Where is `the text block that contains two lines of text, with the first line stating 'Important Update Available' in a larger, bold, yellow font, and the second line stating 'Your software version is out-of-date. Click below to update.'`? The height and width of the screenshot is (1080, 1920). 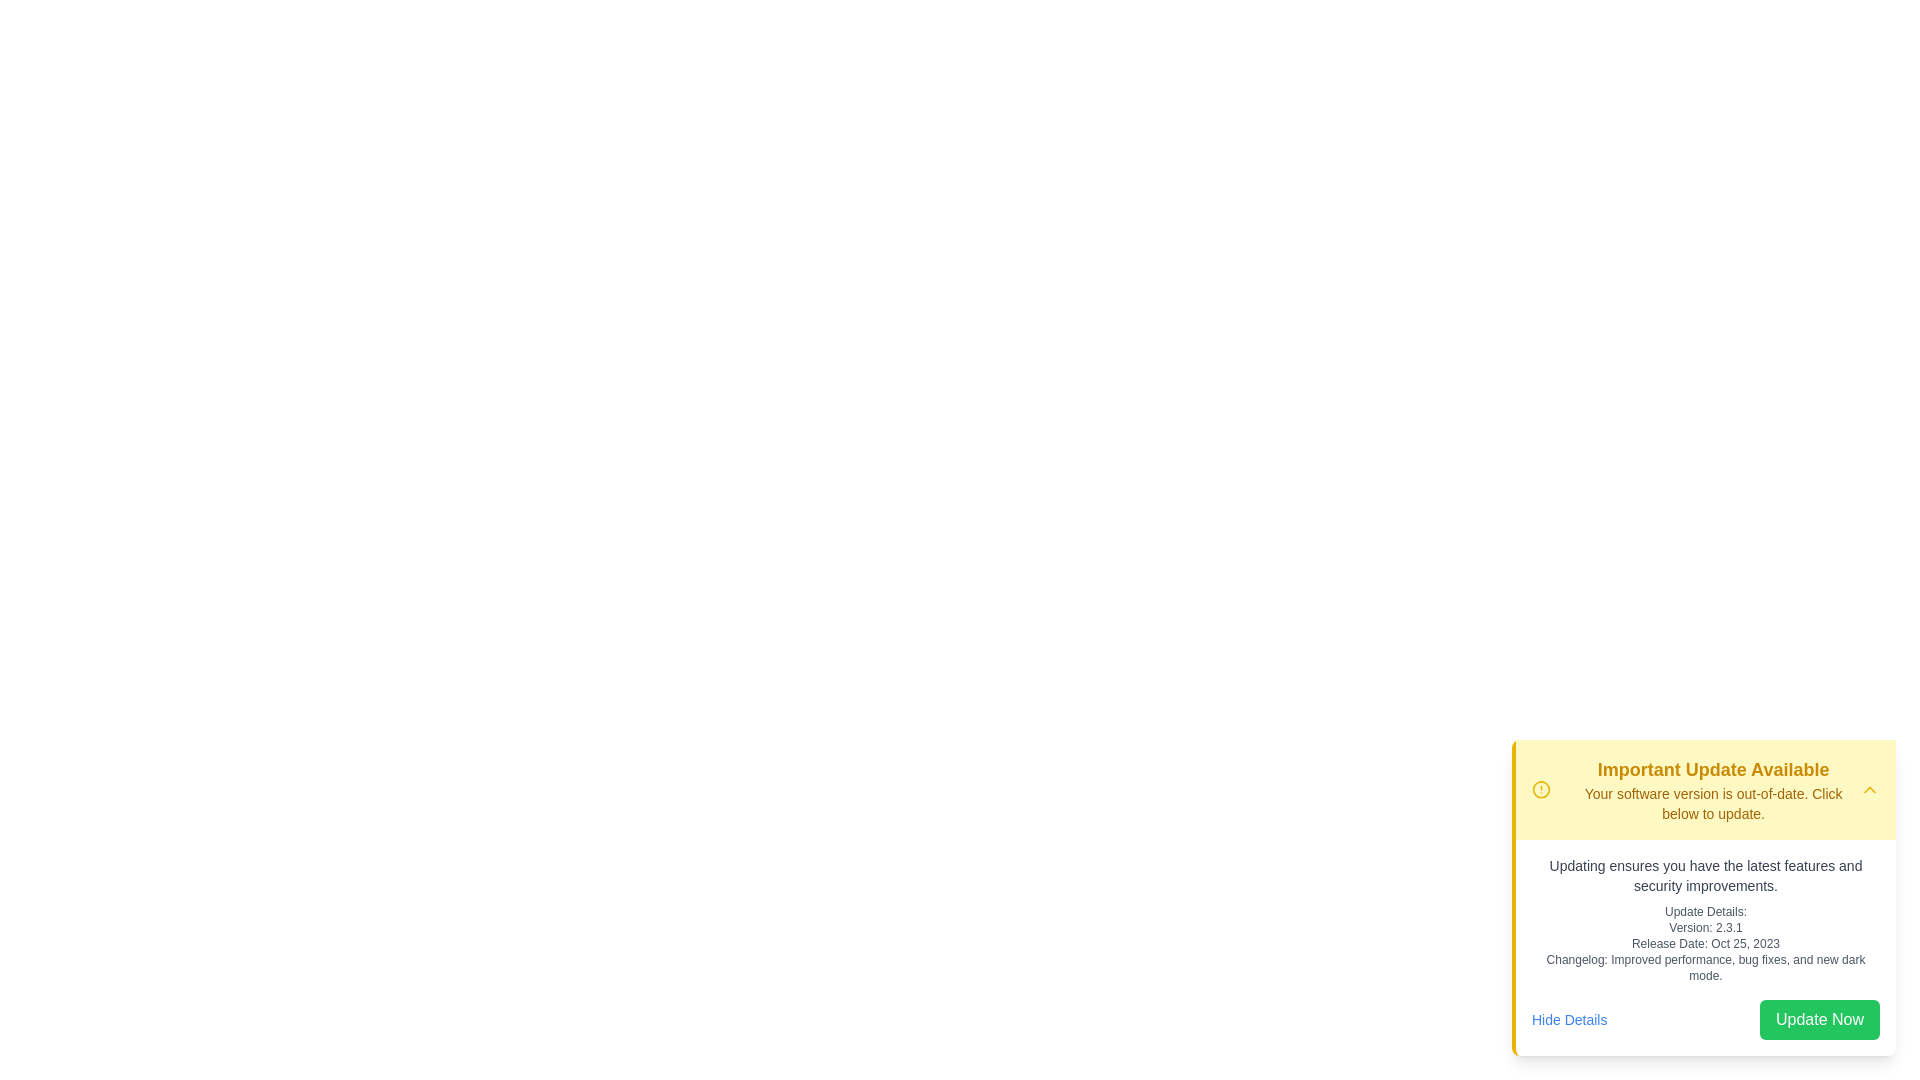 the text block that contains two lines of text, with the first line stating 'Important Update Available' in a larger, bold, yellow font, and the second line stating 'Your software version is out-of-date. Click below to update.' is located at coordinates (1712, 789).